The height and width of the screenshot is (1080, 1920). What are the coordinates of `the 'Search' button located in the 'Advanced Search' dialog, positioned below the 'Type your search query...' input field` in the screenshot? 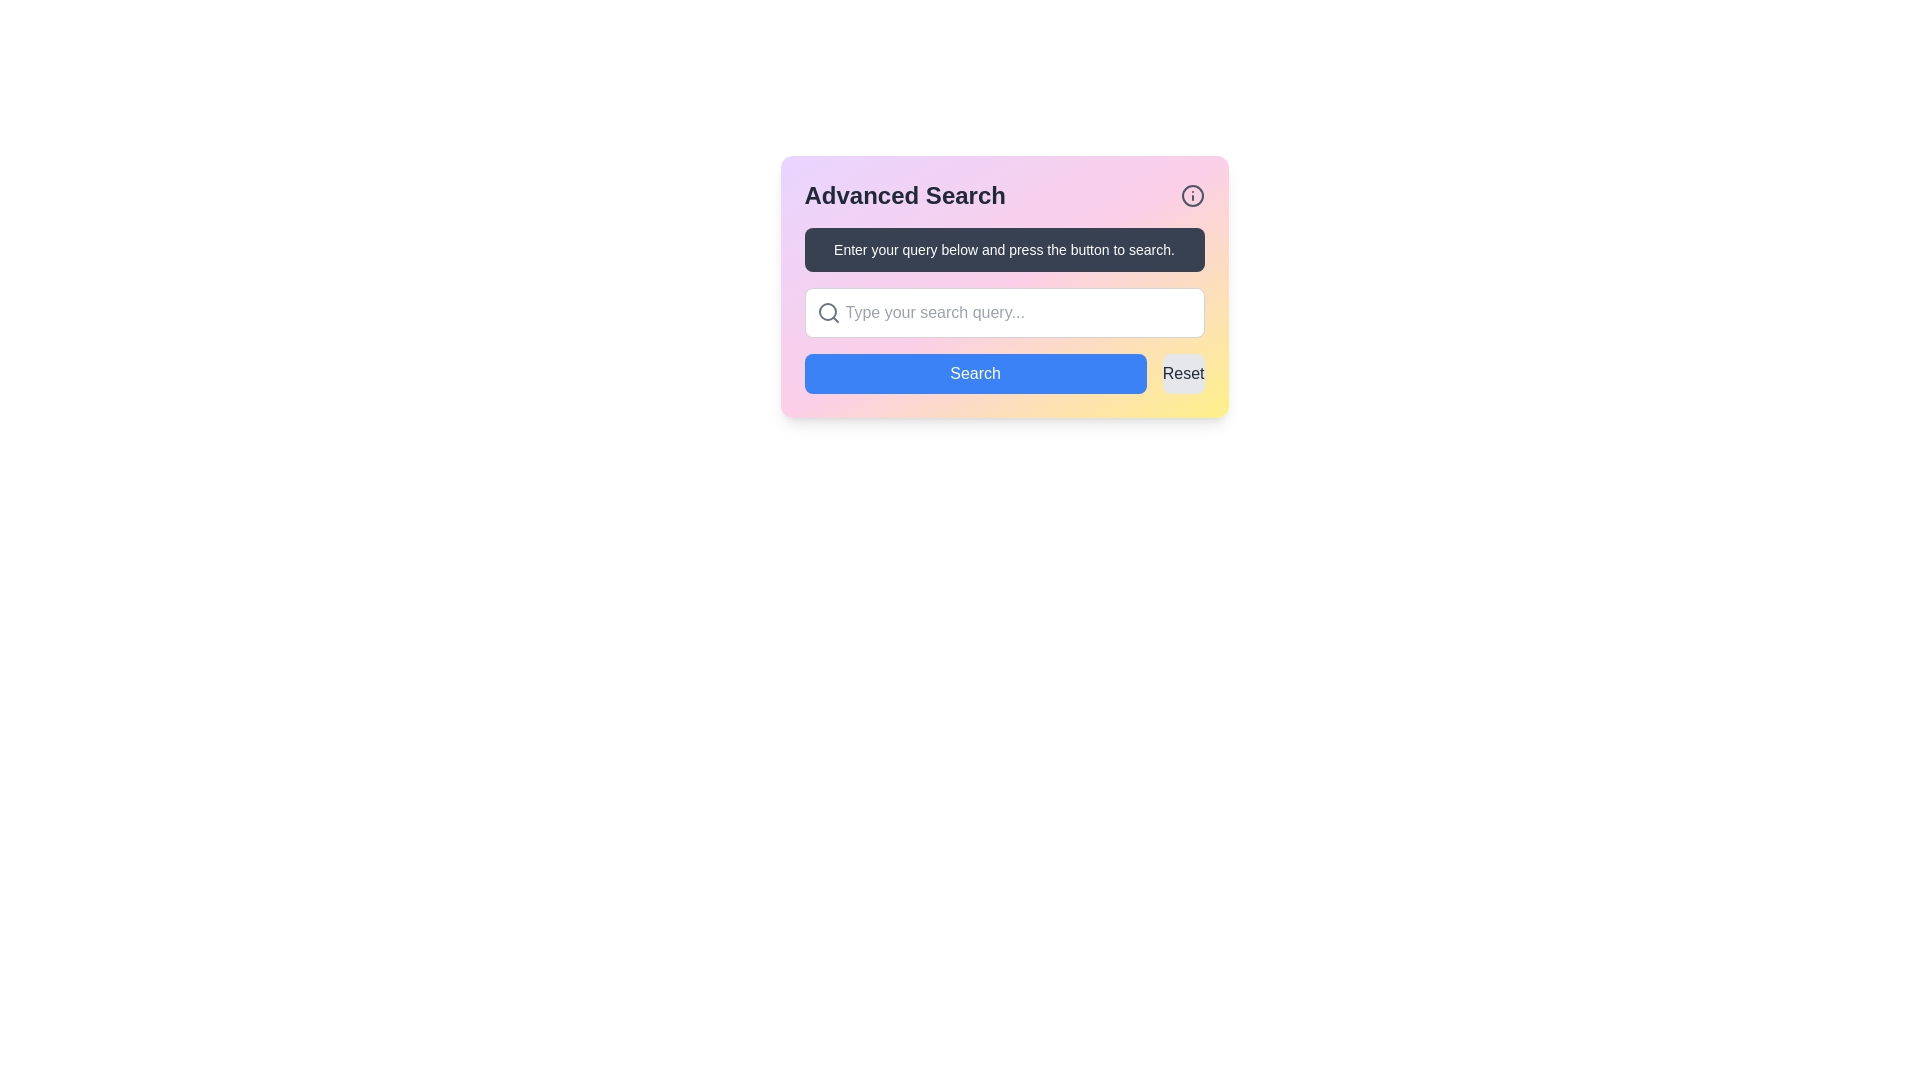 It's located at (975, 374).